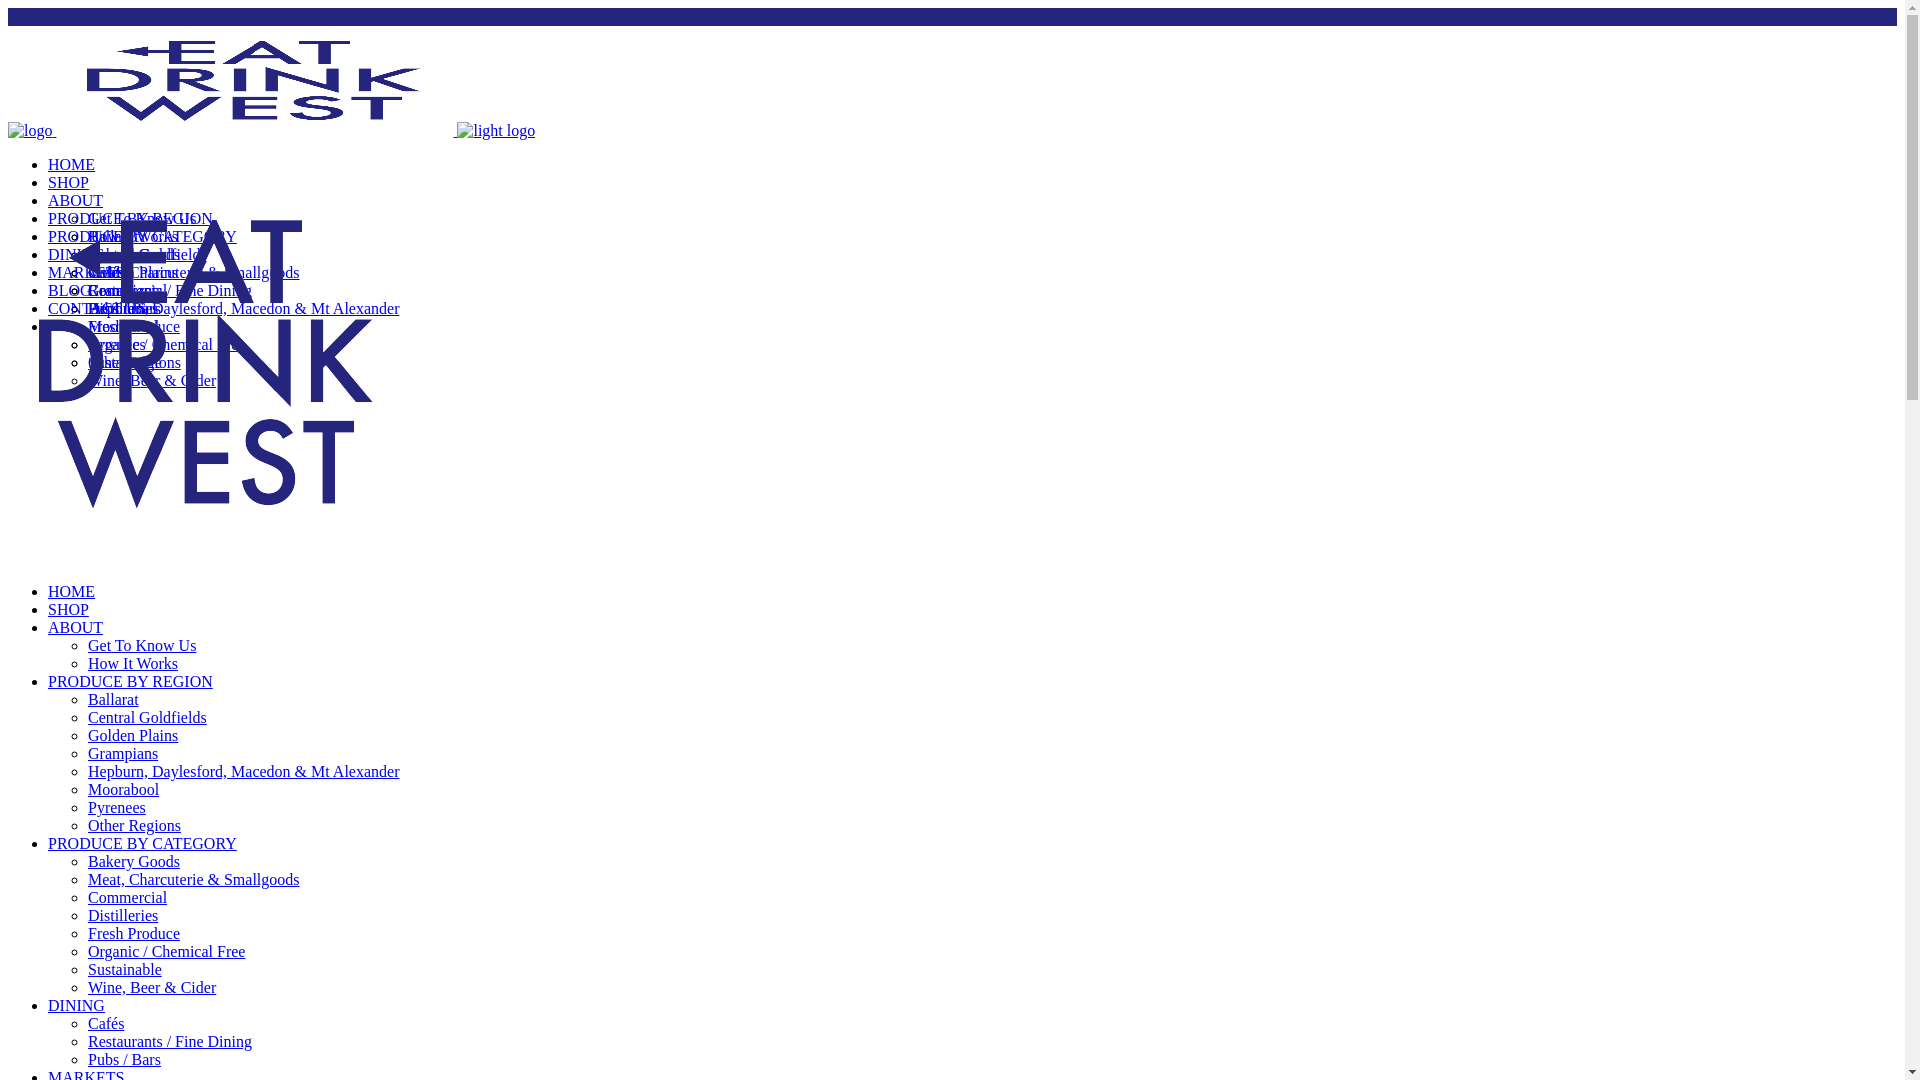 The image size is (1920, 1080). I want to click on 'Pyrenees', so click(115, 806).